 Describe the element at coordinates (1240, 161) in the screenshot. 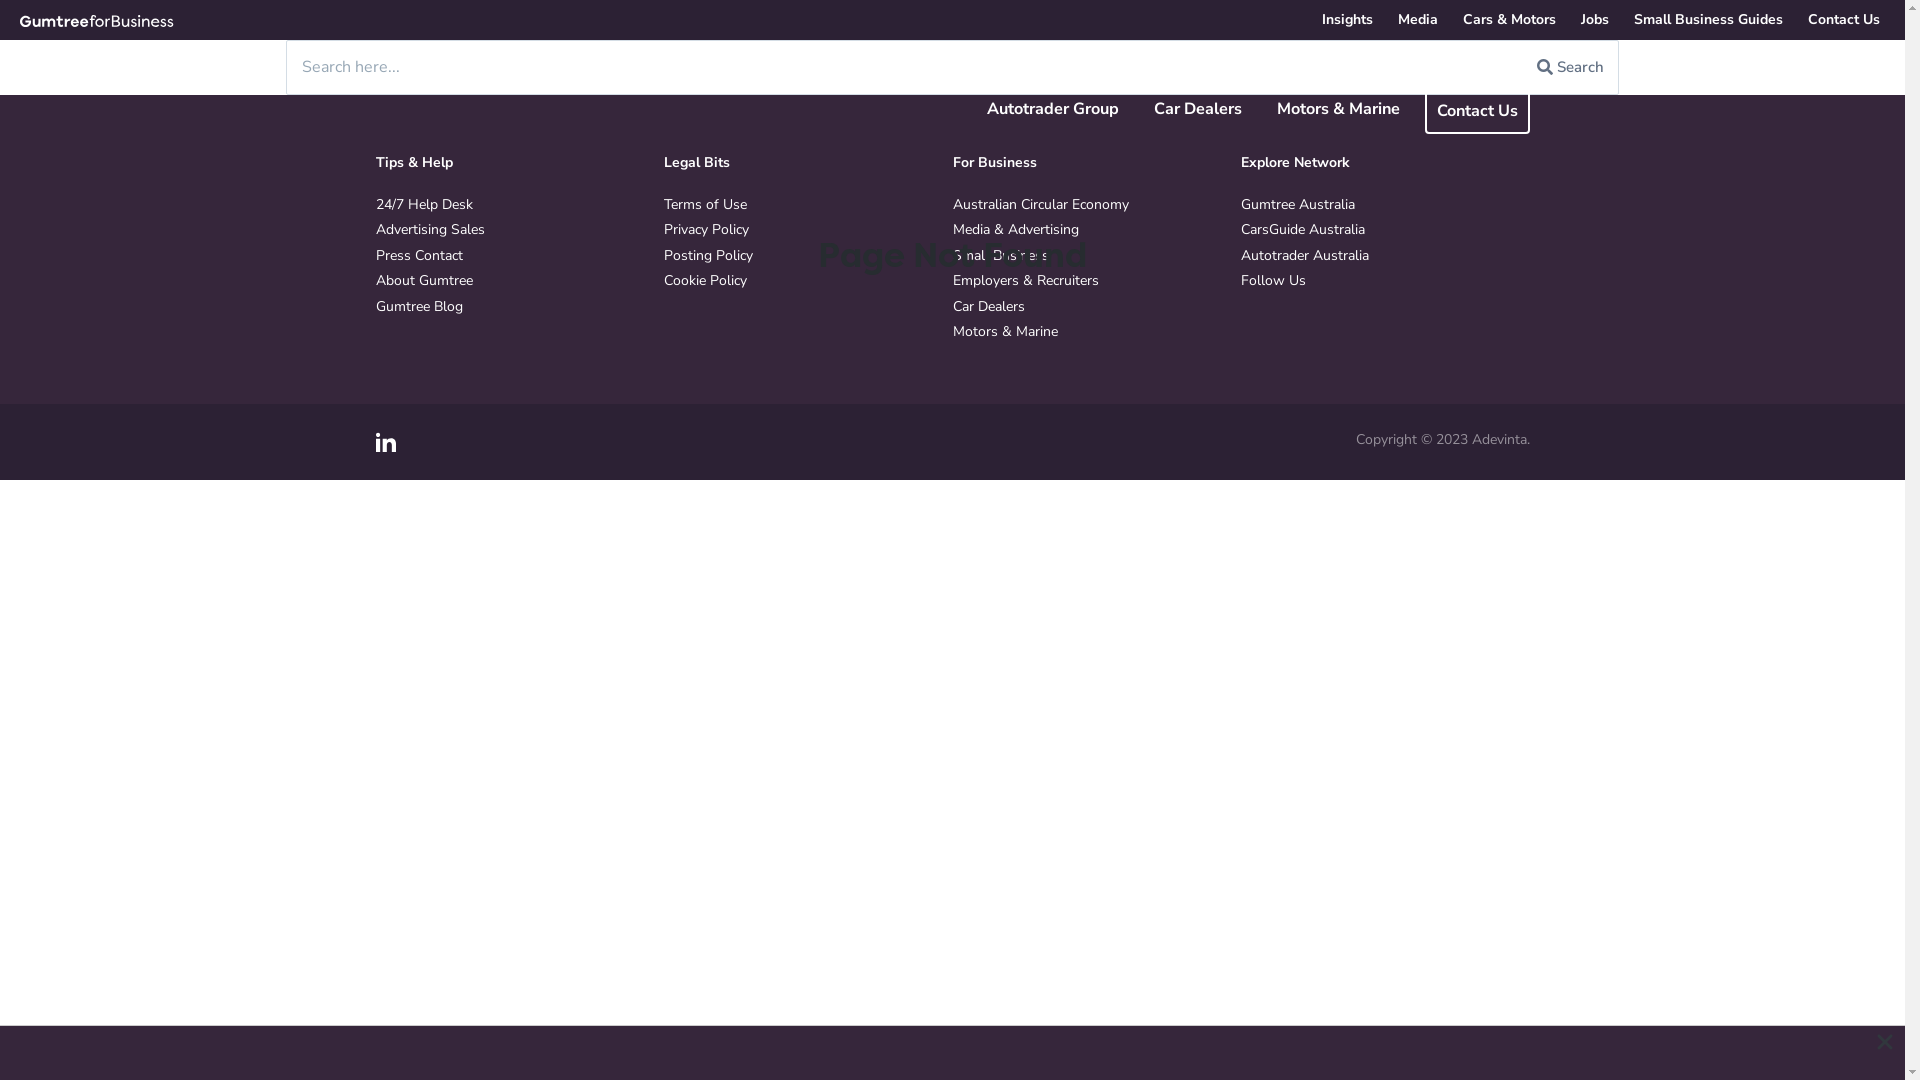

I see `'Explore Network'` at that location.